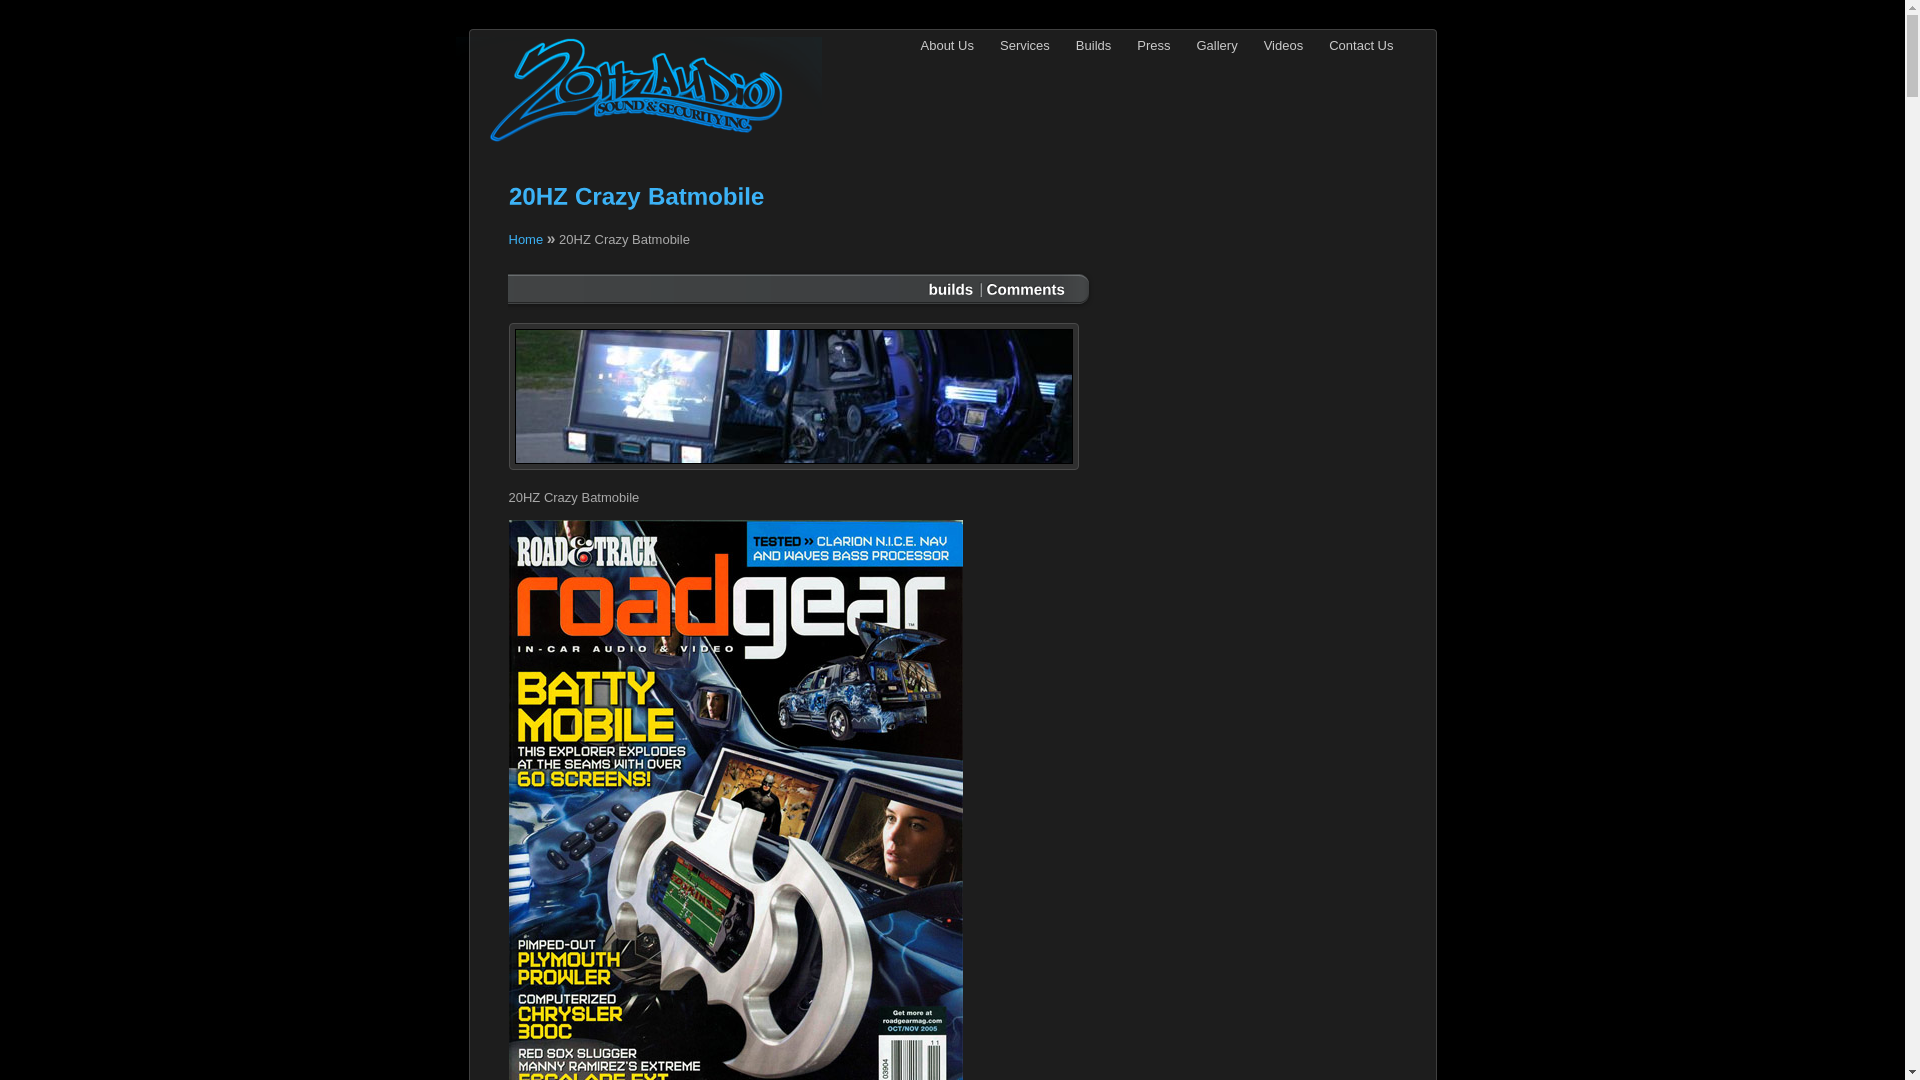 The height and width of the screenshot is (1080, 1920). Describe the element at coordinates (1283, 45) in the screenshot. I see `'Videos'` at that location.